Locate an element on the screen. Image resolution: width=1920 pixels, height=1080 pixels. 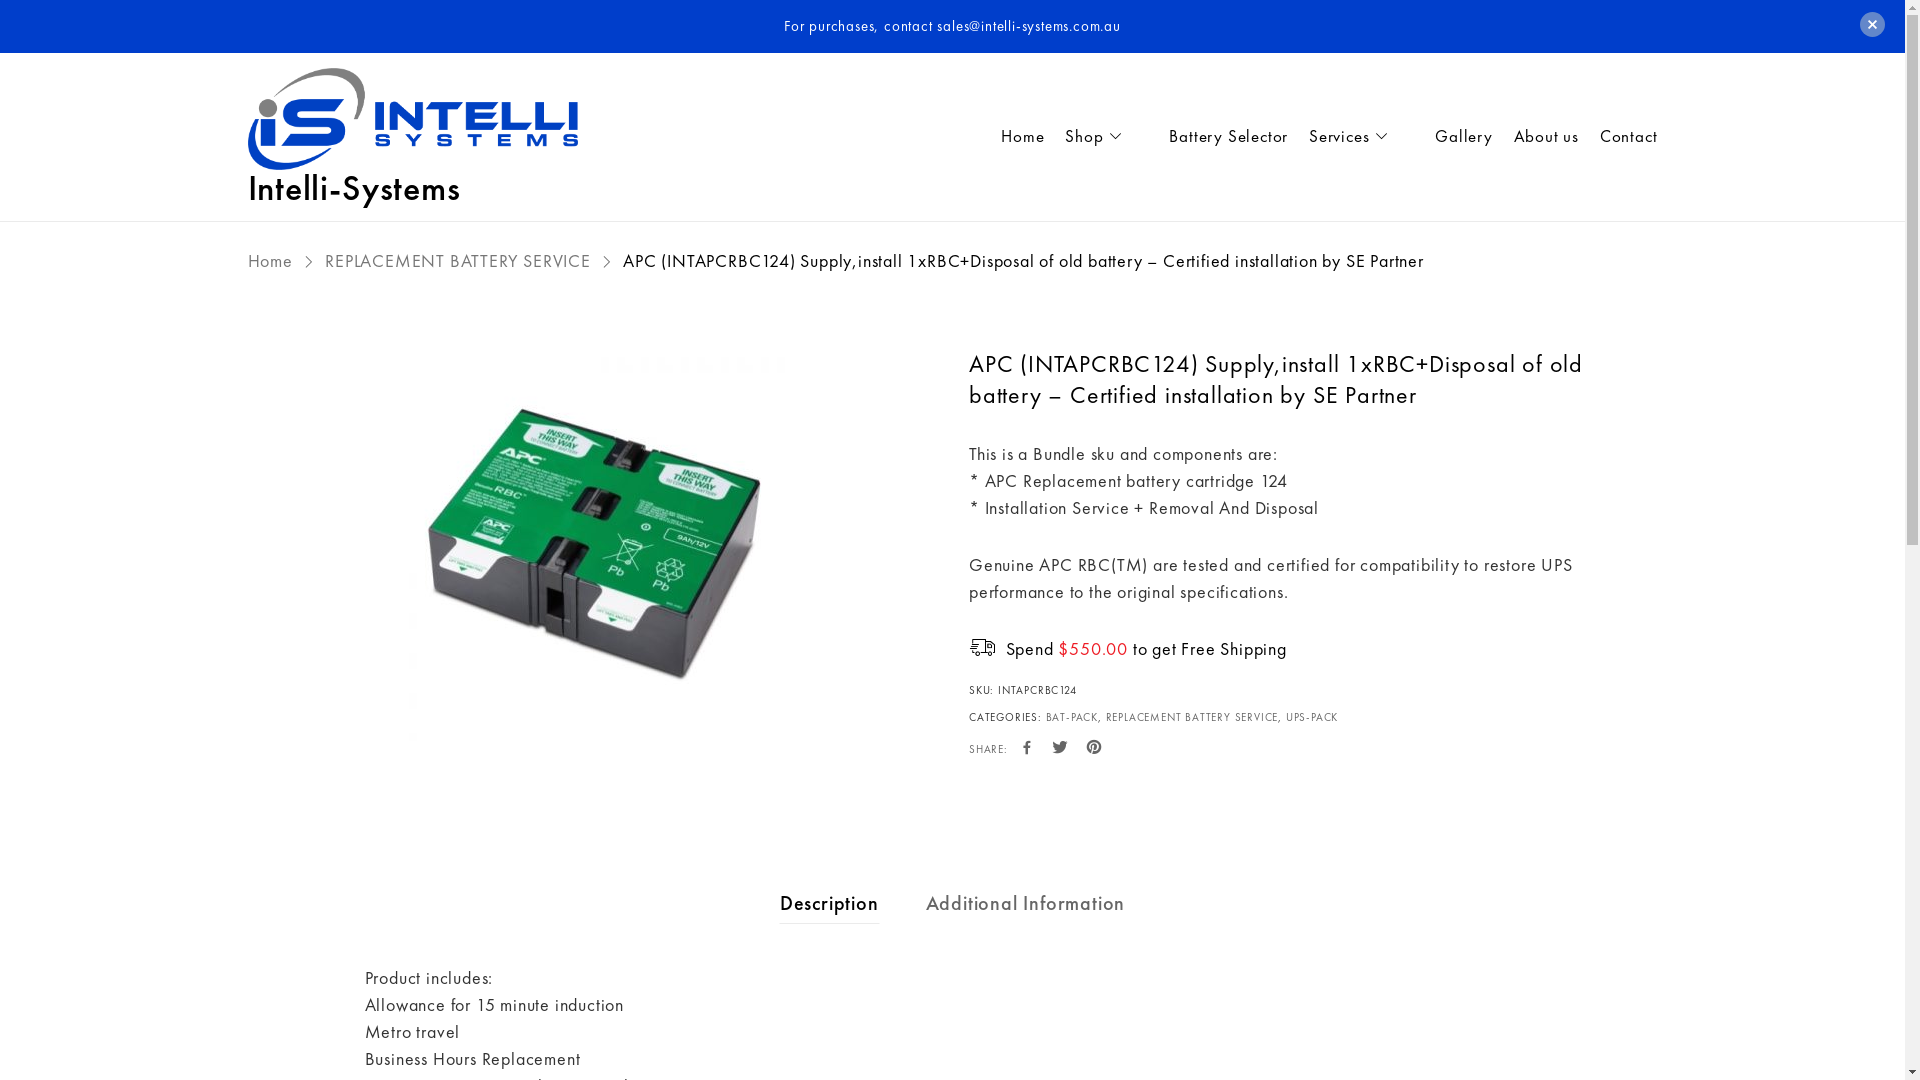
'Additional Information' is located at coordinates (1026, 902).